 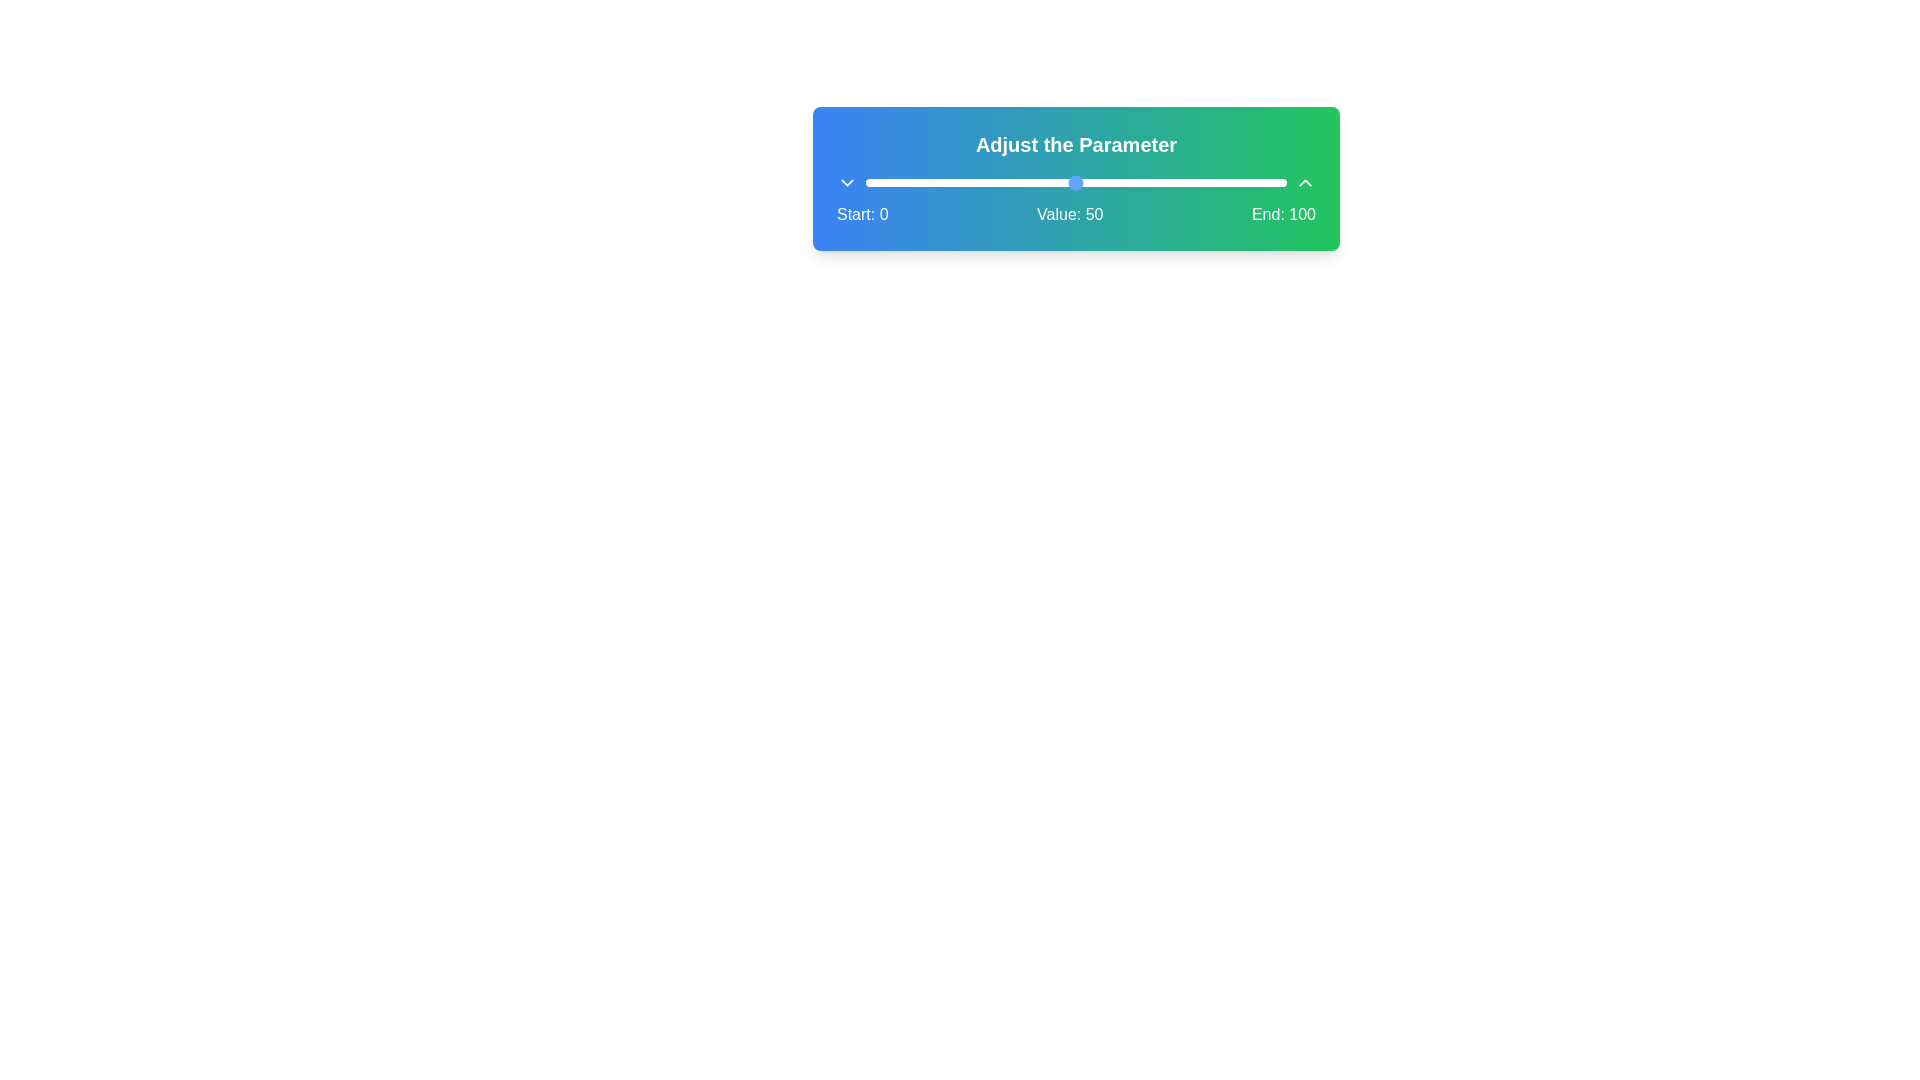 I want to click on the slider, so click(x=1247, y=182).